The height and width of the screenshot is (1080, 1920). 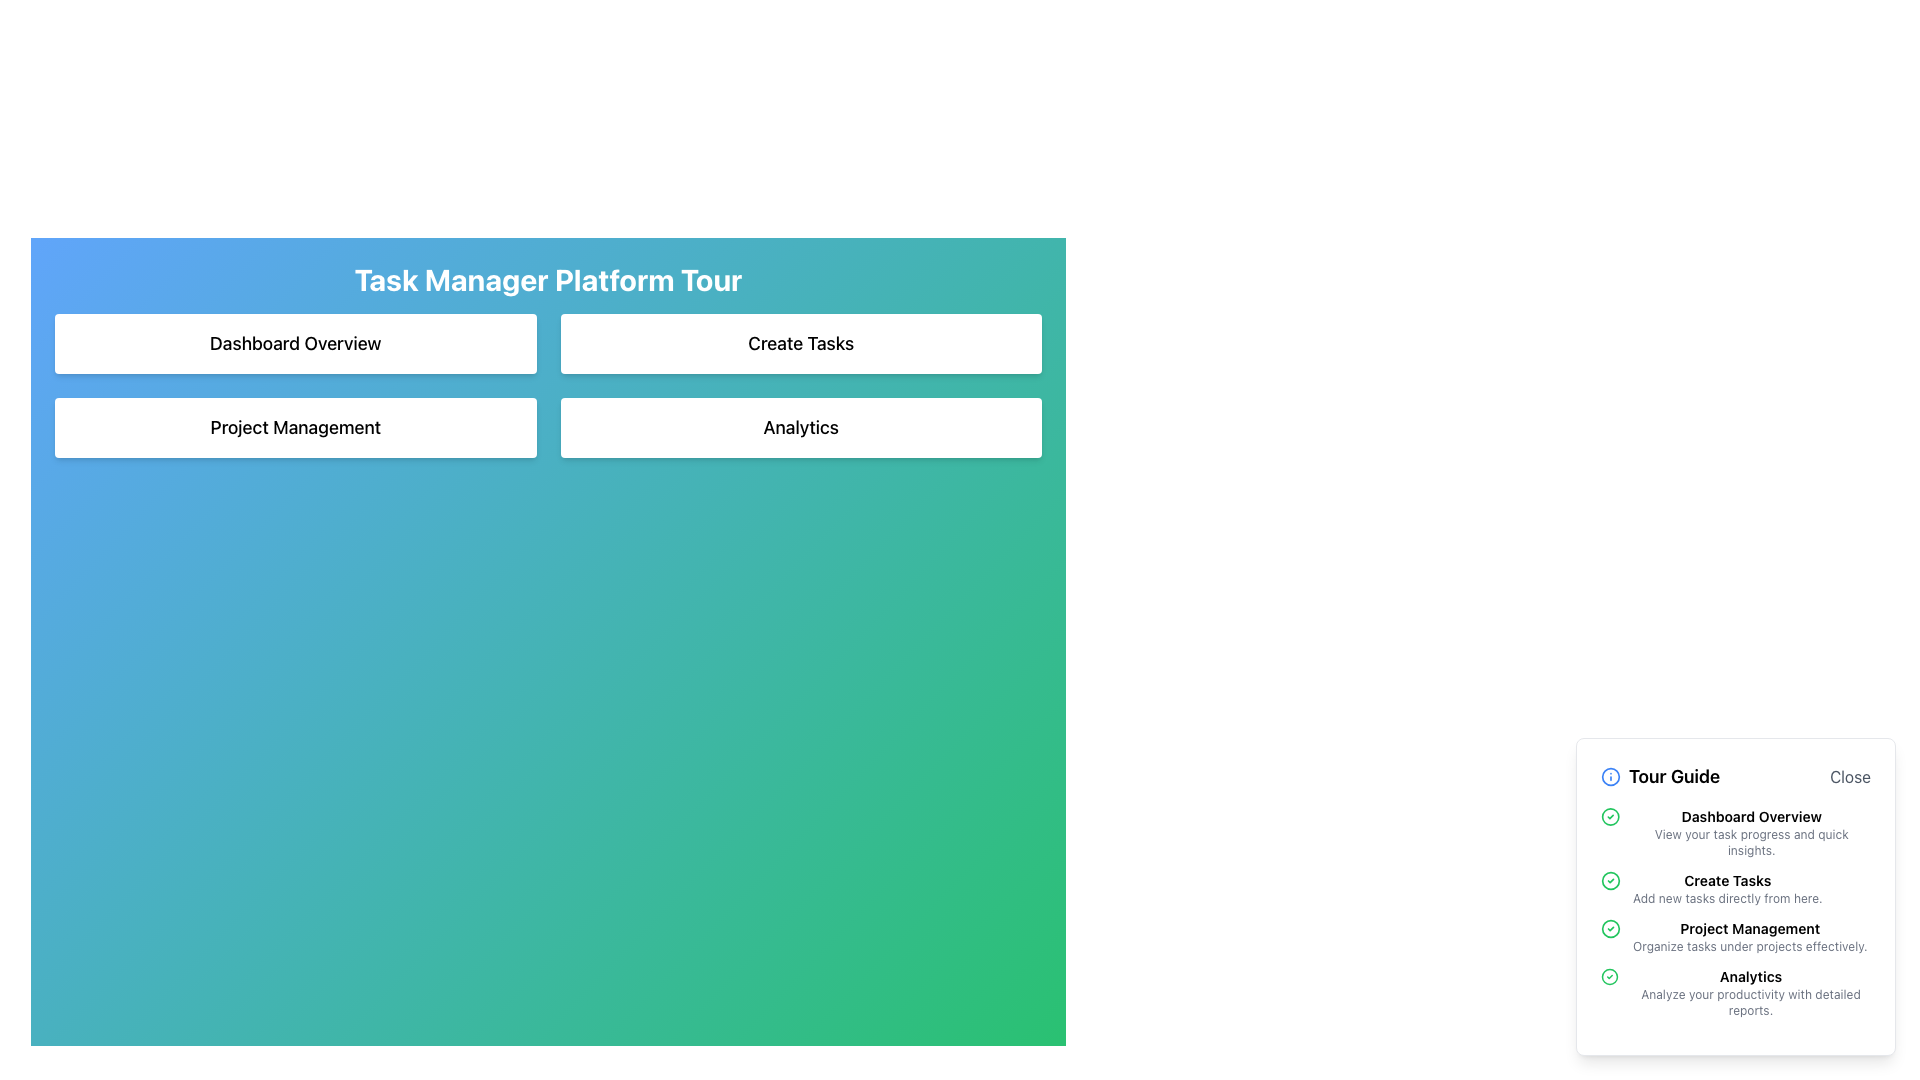 I want to click on the text label that reads 'View your task progress and quick insights.', which is styled with a small gray font and positioned directly below the 'Dashboard Overview' heading, so click(x=1750, y=843).